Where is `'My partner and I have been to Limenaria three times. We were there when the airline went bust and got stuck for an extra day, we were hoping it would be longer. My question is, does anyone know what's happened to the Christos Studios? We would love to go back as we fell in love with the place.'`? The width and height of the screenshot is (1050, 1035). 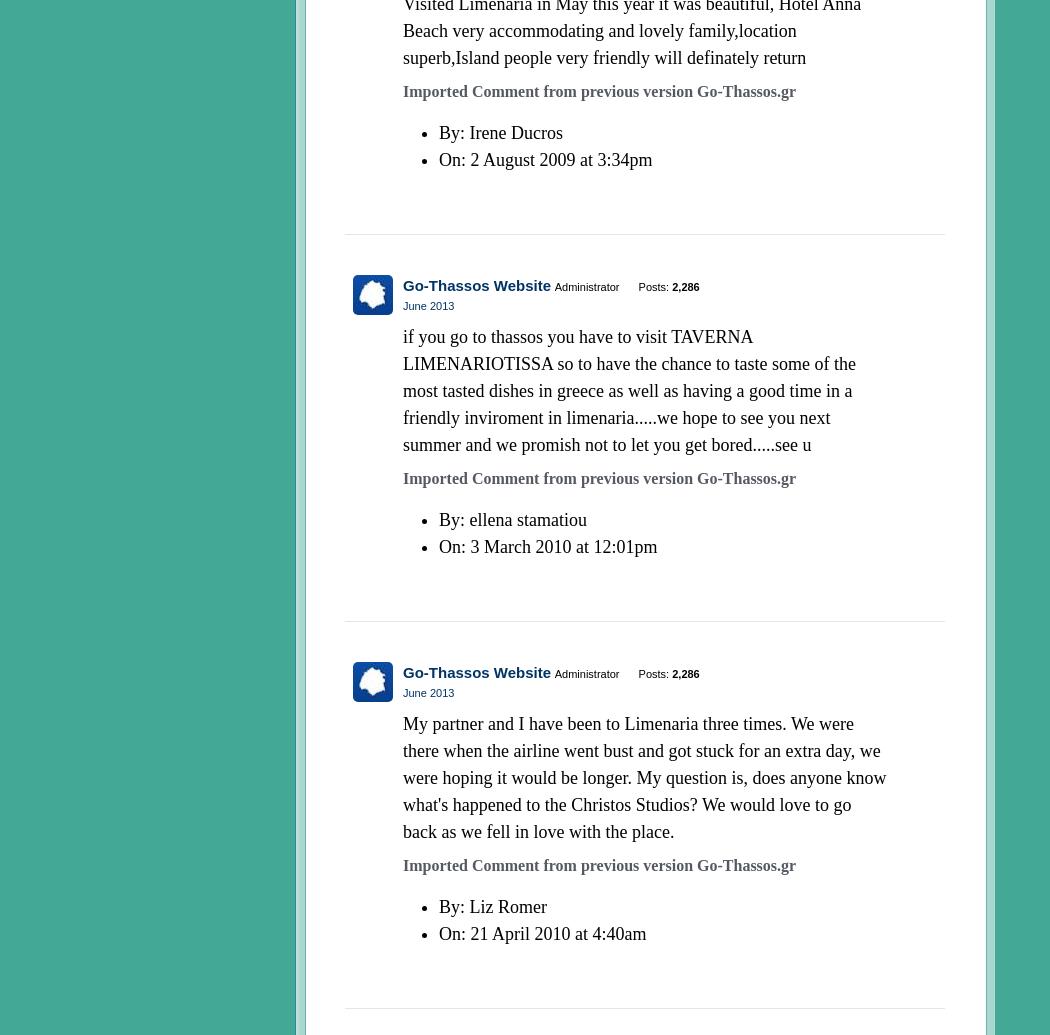
'My partner and I have been to Limenaria three times. We were there when the airline went bust and got stuck for an extra day, we were hoping it would be longer. My question is, does anyone know what's happened to the Christos Studios? We would love to go back as we fell in love with the place.' is located at coordinates (643, 777).